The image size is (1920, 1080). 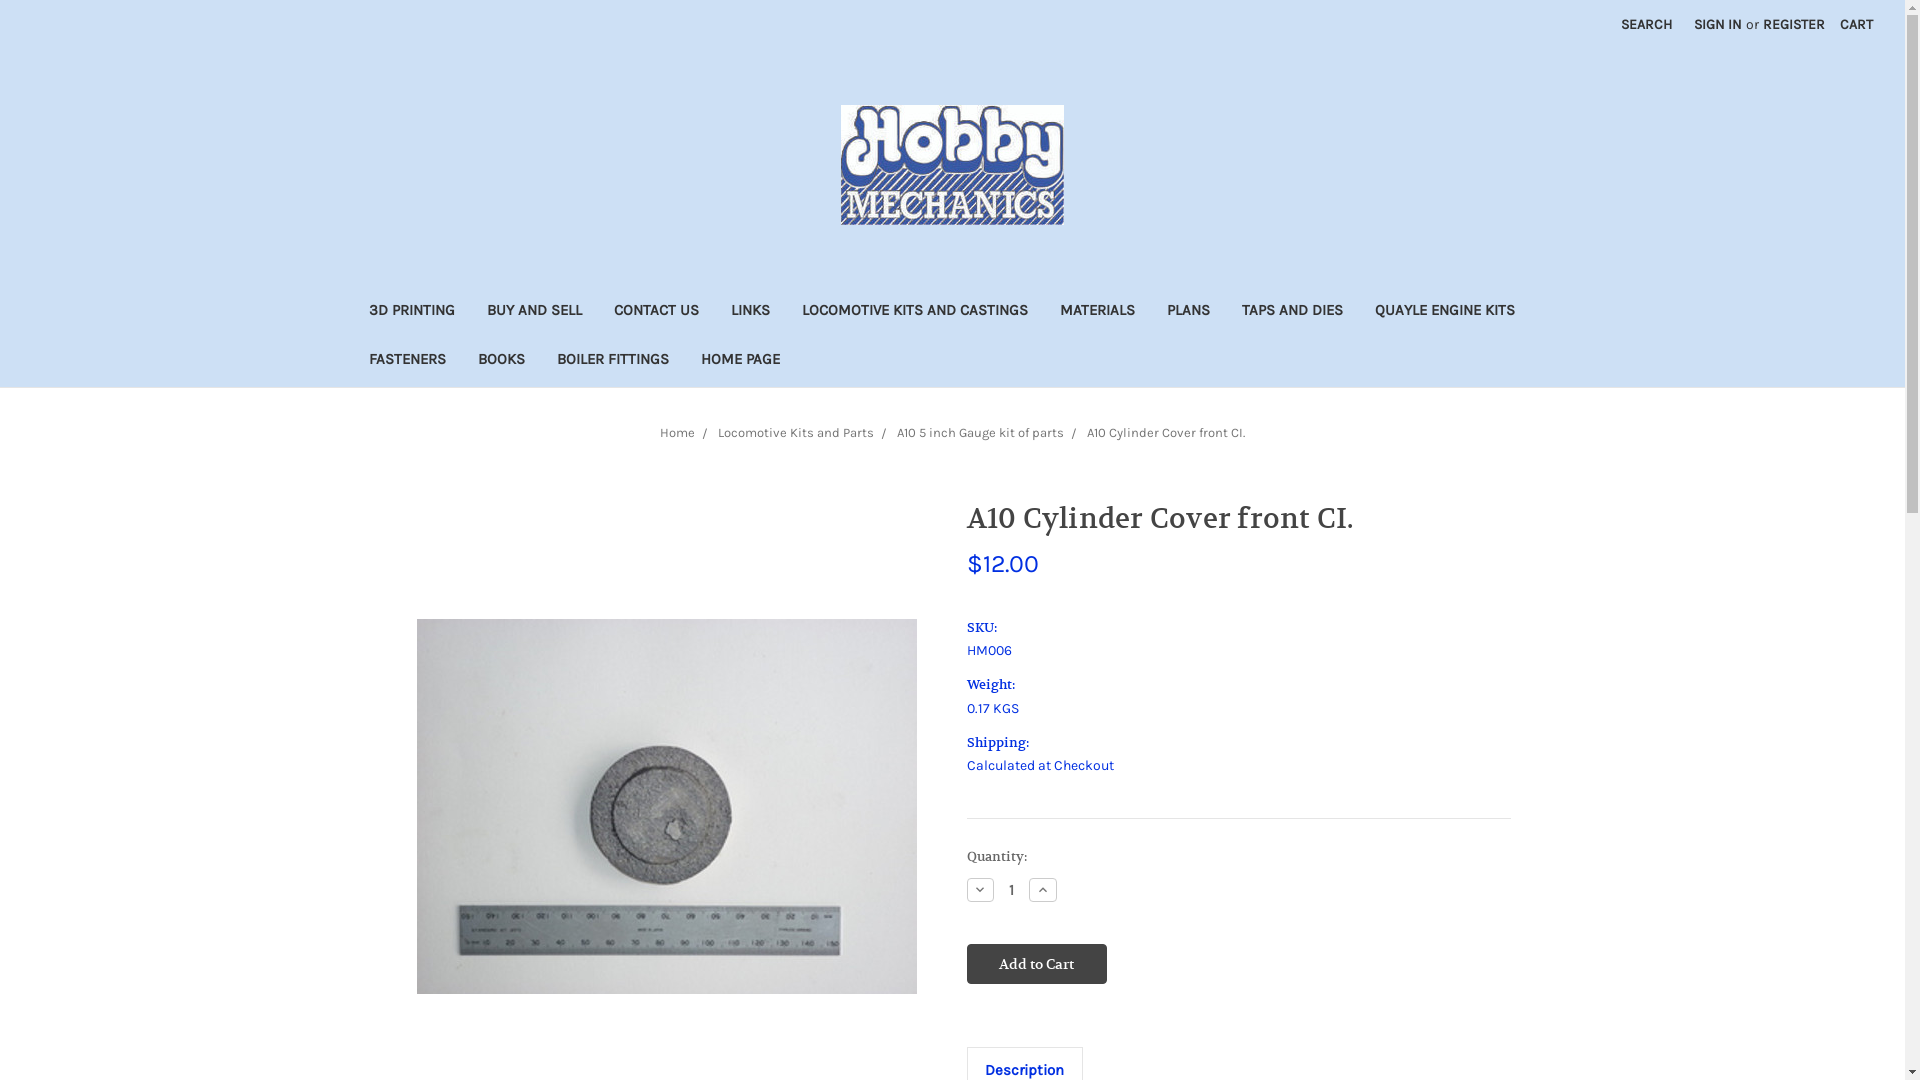 What do you see at coordinates (980, 431) in the screenshot?
I see `'A10 5 inch Gauge kit of parts'` at bounding box center [980, 431].